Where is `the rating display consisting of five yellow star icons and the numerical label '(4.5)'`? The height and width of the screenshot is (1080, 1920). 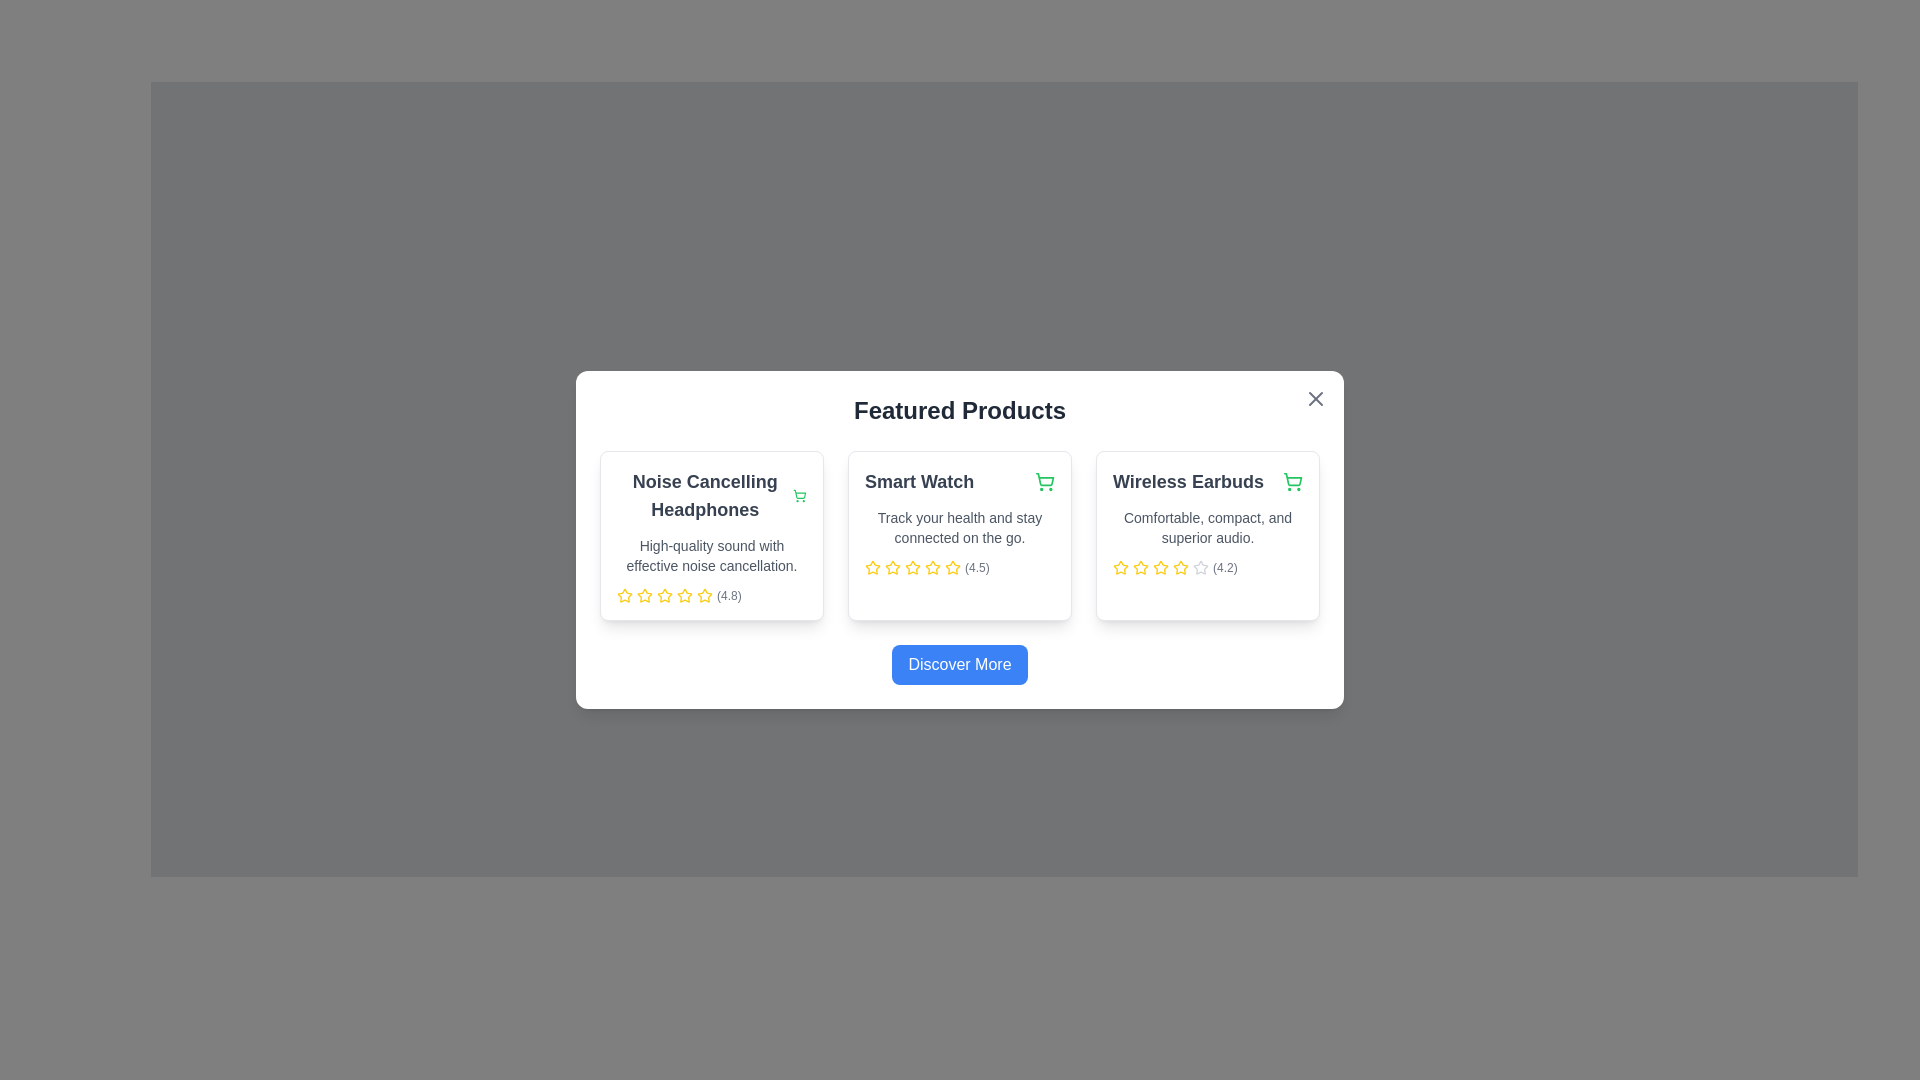 the rating display consisting of five yellow star icons and the numerical label '(4.5)' is located at coordinates (960, 567).